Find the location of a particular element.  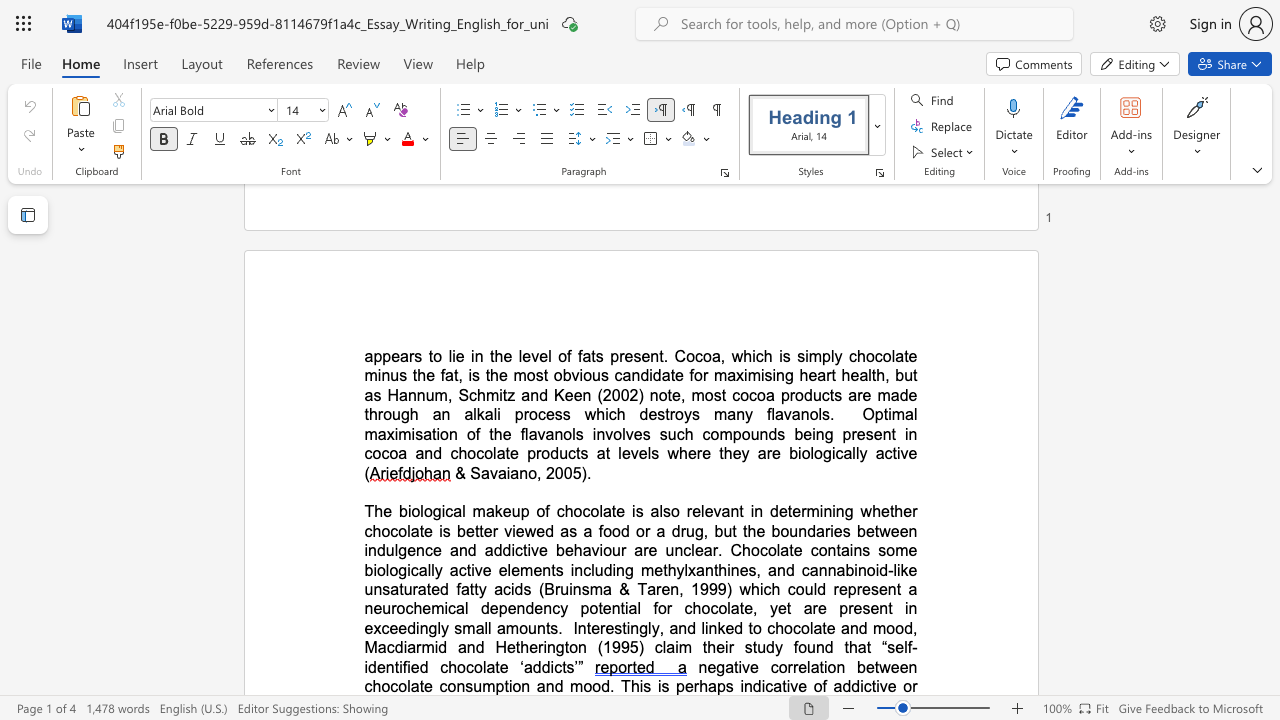

the subset text "od" within the text "negative correlation between chocolate consumption and mood. This is" is located at coordinates (591, 685).